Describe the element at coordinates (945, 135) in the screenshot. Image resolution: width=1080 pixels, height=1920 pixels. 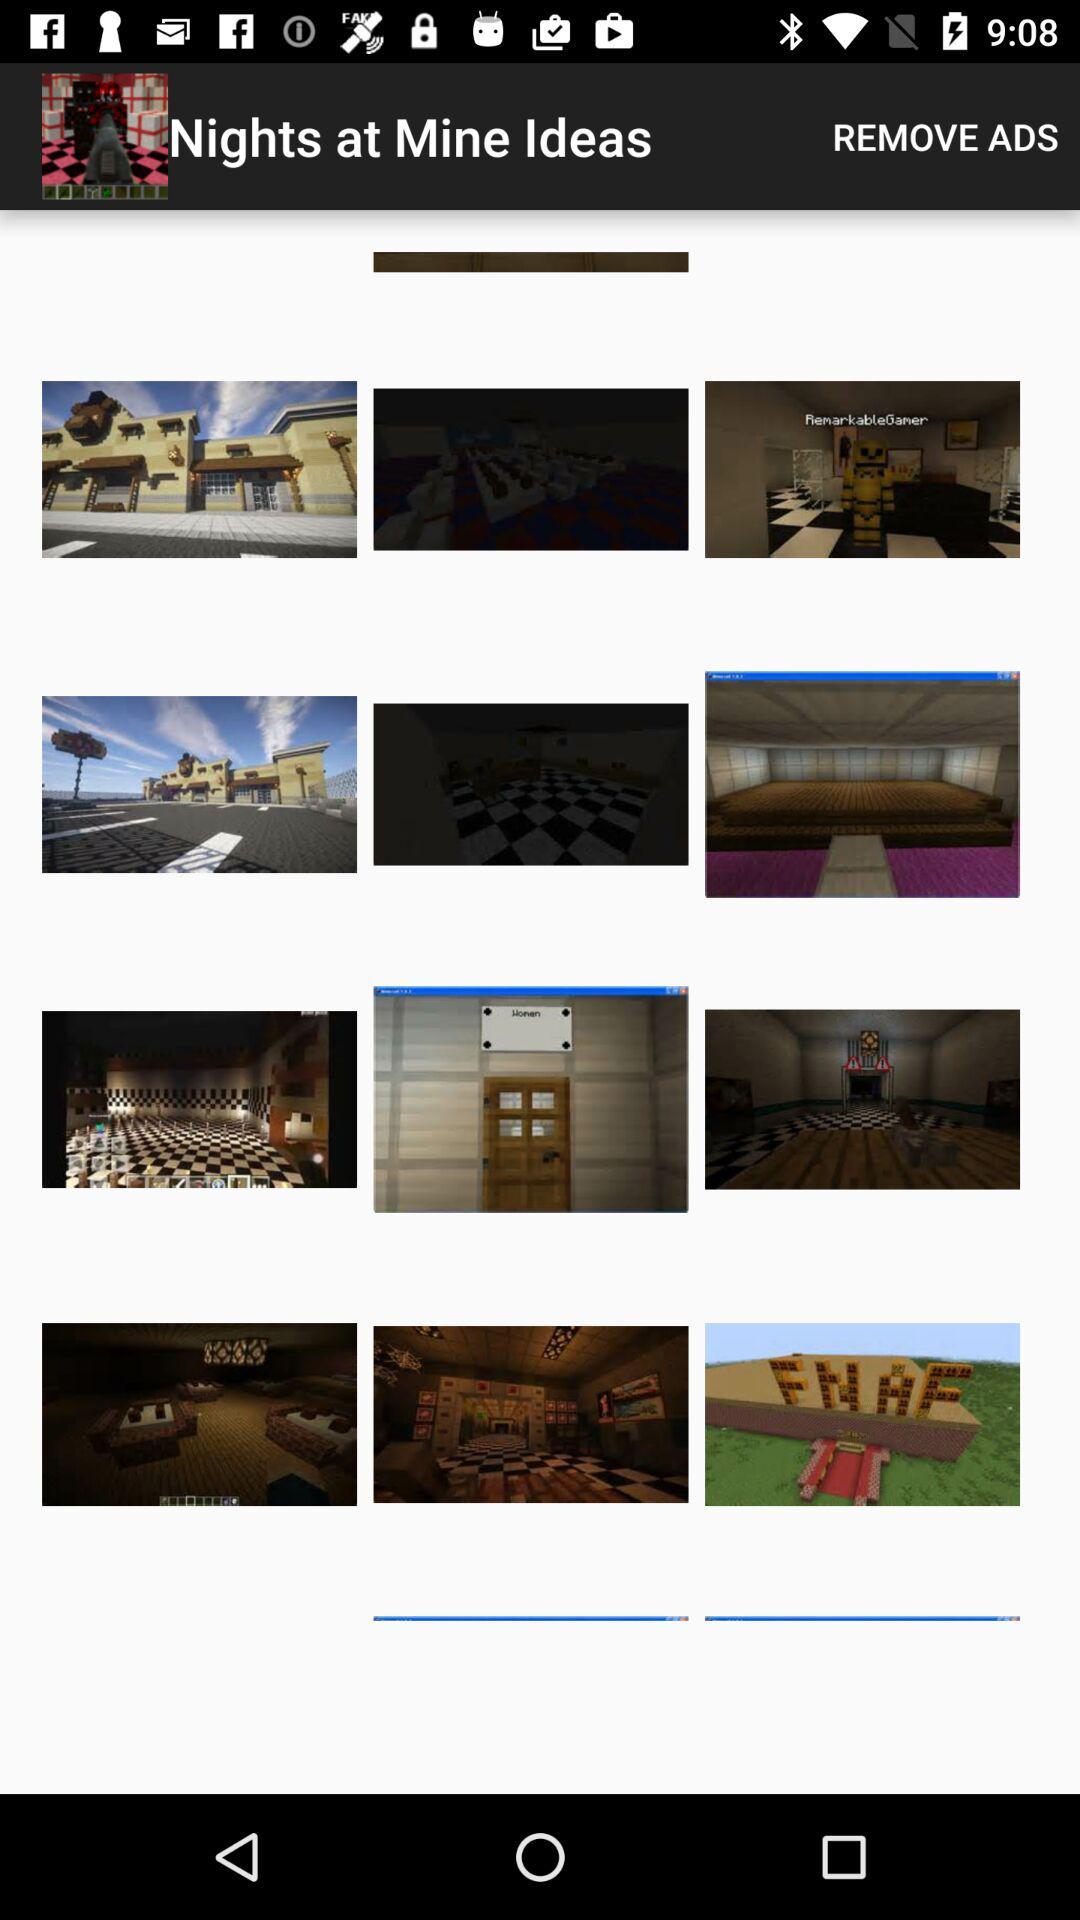
I see `the remove ads icon` at that location.